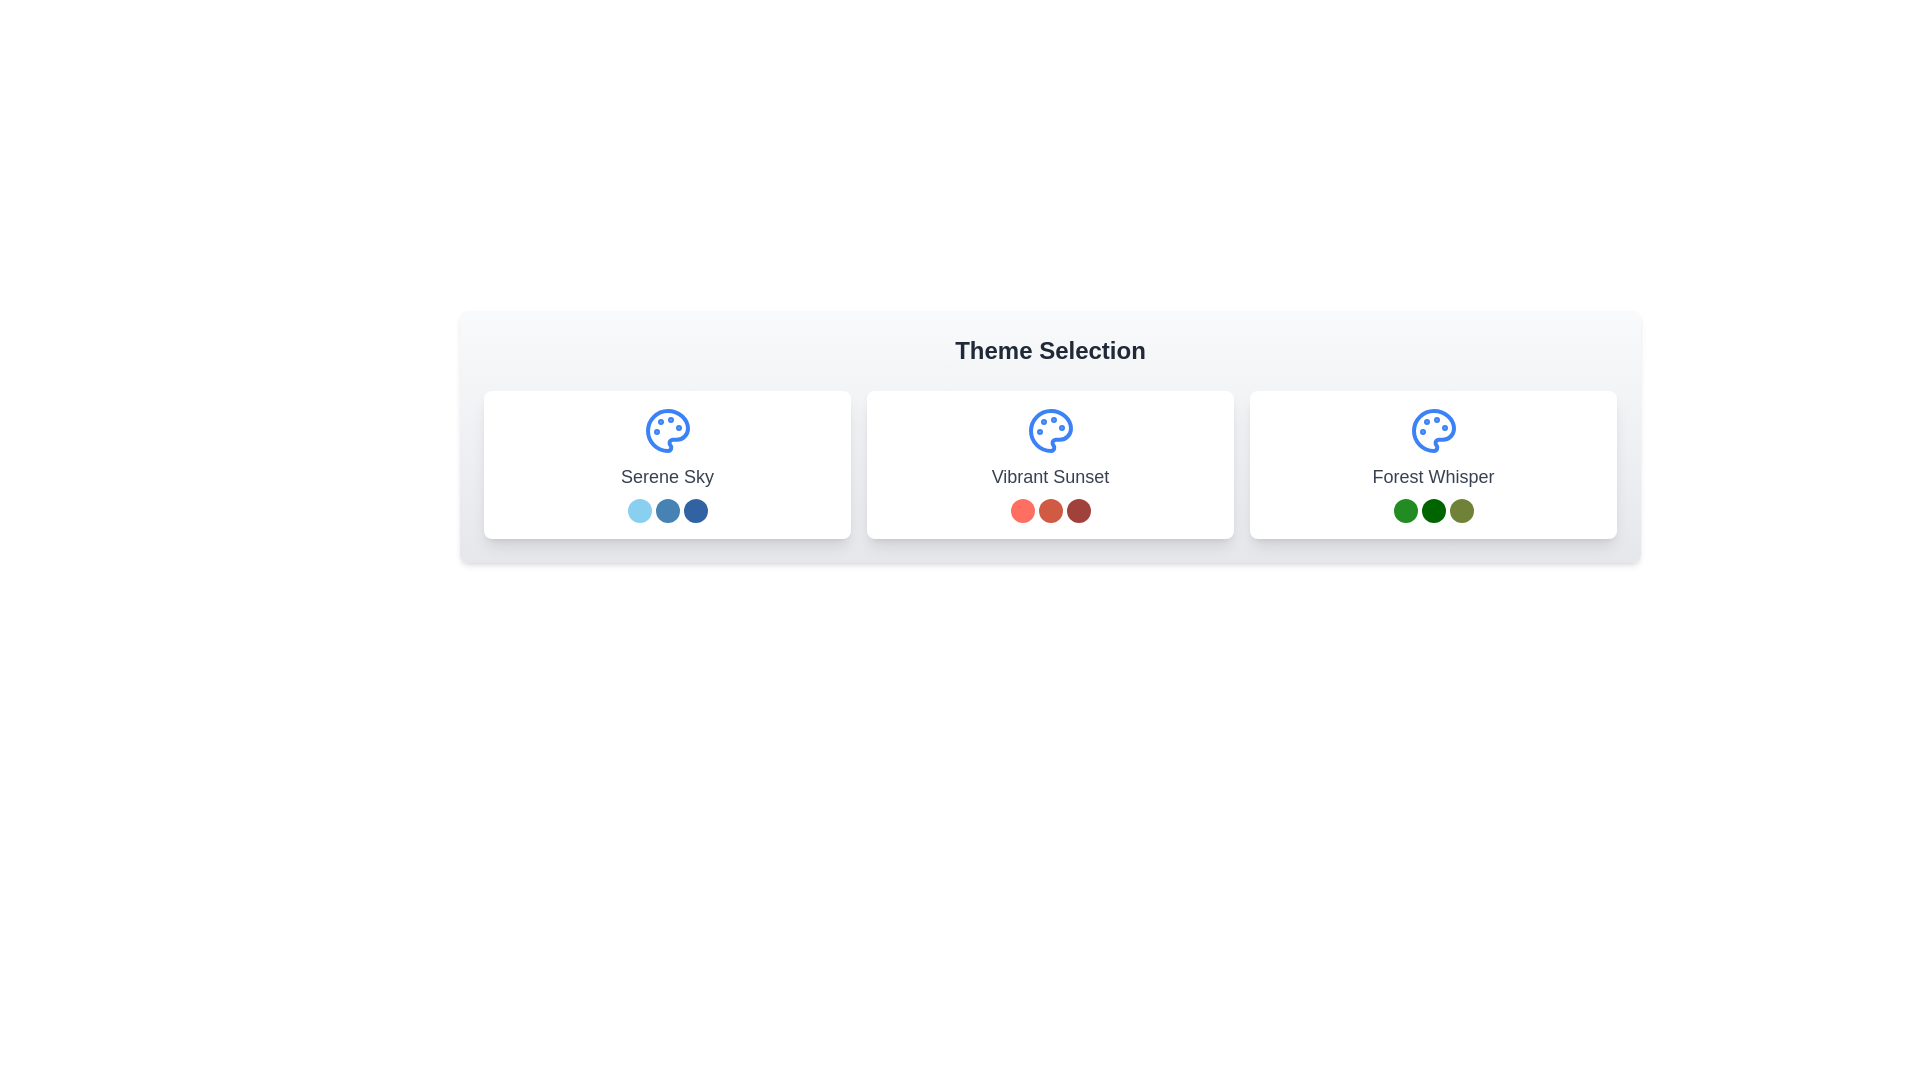 Image resolution: width=1920 pixels, height=1080 pixels. What do you see at coordinates (1049, 465) in the screenshot?
I see `the 'Vibrant Sunset' theme card, which is a rectangular card with a white background, a blue palette icon at the top, and gray text underneath` at bounding box center [1049, 465].